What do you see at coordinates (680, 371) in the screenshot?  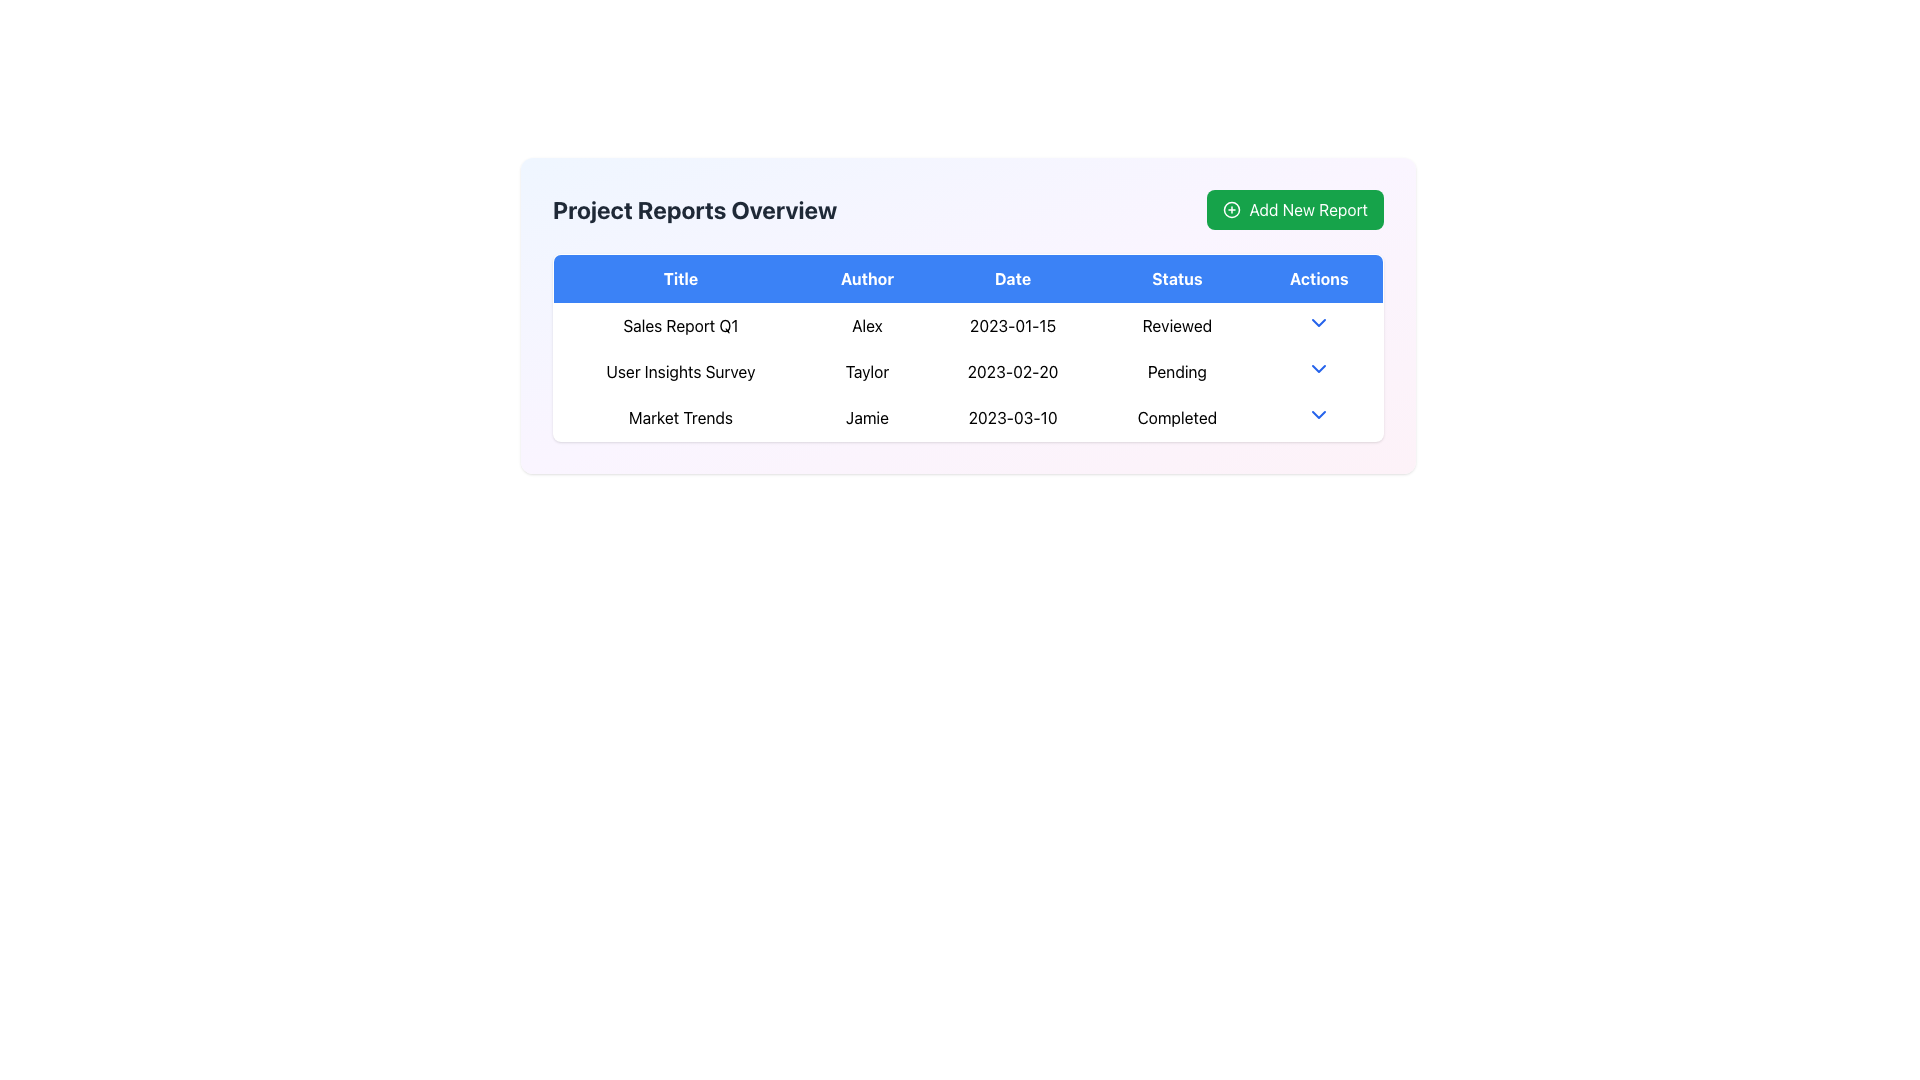 I see `the title text field in the second data row under the 'Title' column of the 'Project Reports Overview' table` at bounding box center [680, 371].